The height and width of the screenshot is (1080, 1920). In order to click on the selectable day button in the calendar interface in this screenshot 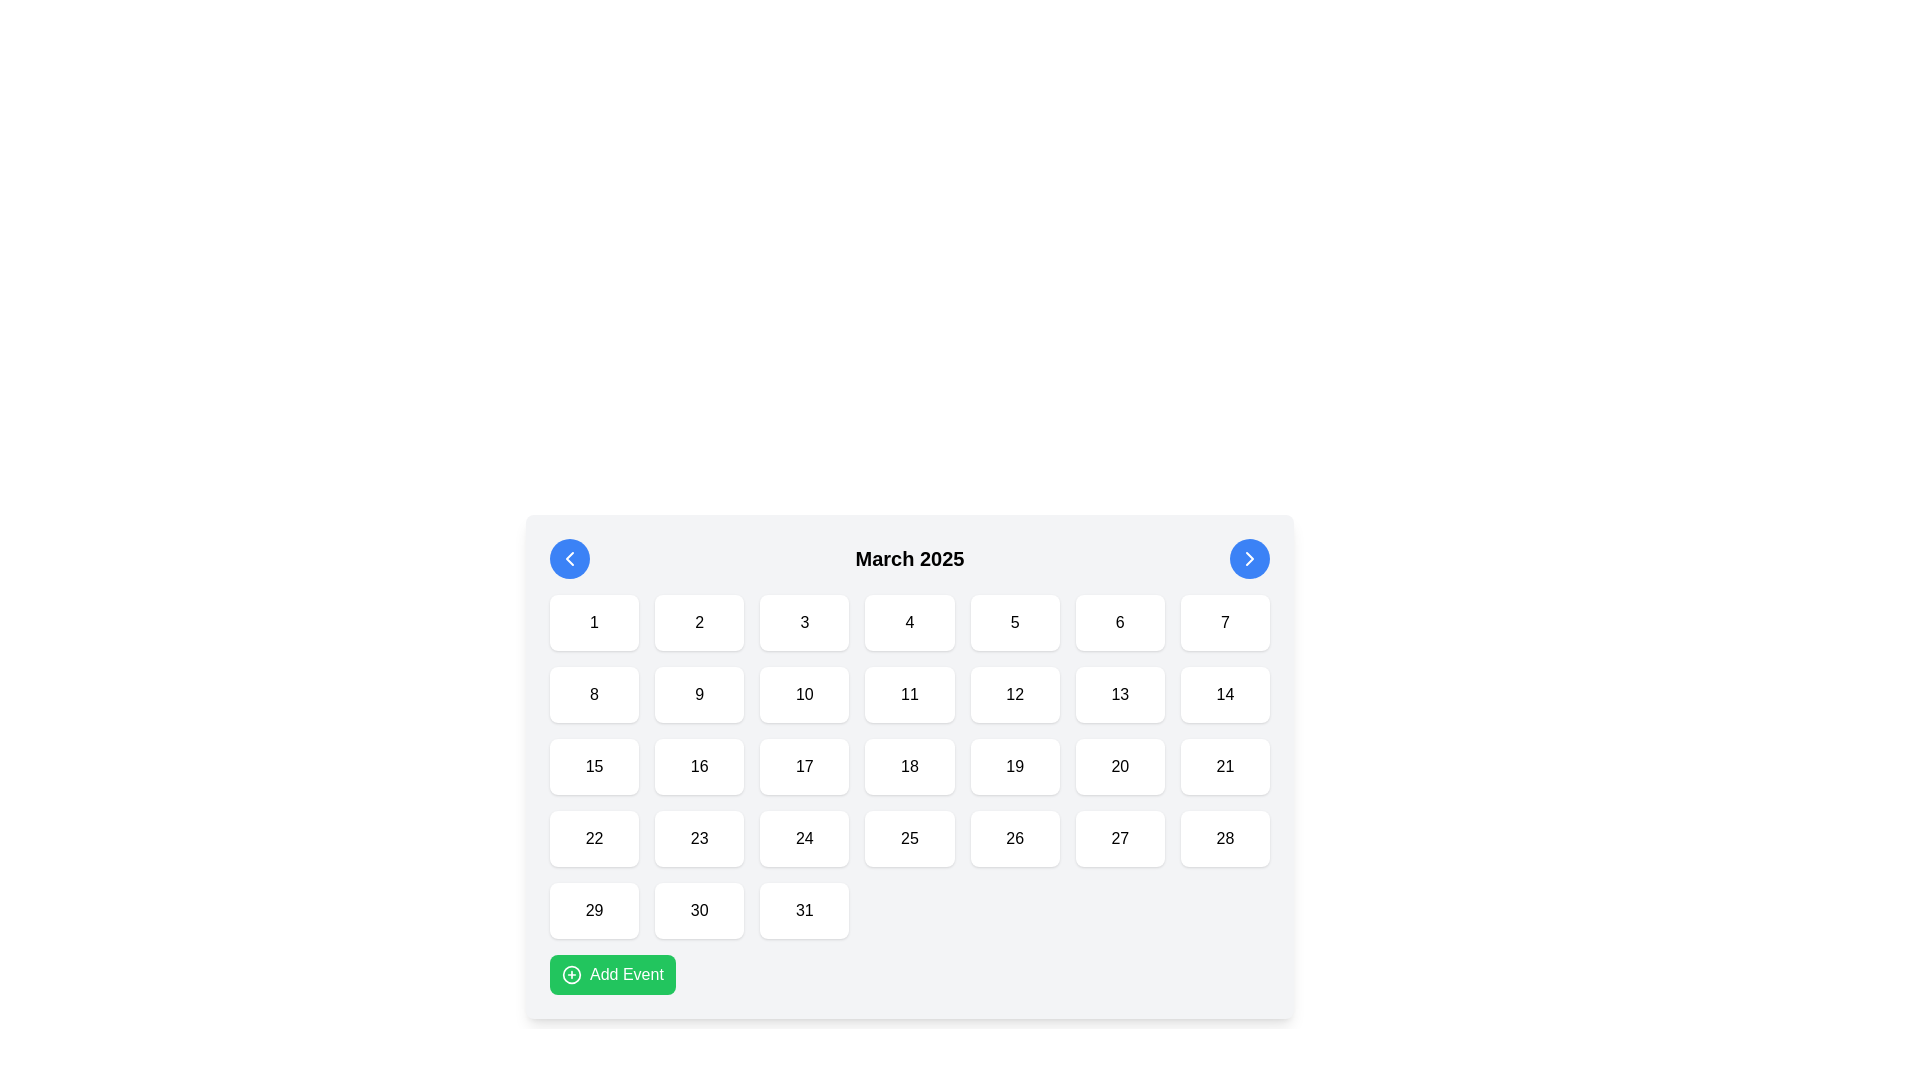, I will do `click(1015, 622)`.